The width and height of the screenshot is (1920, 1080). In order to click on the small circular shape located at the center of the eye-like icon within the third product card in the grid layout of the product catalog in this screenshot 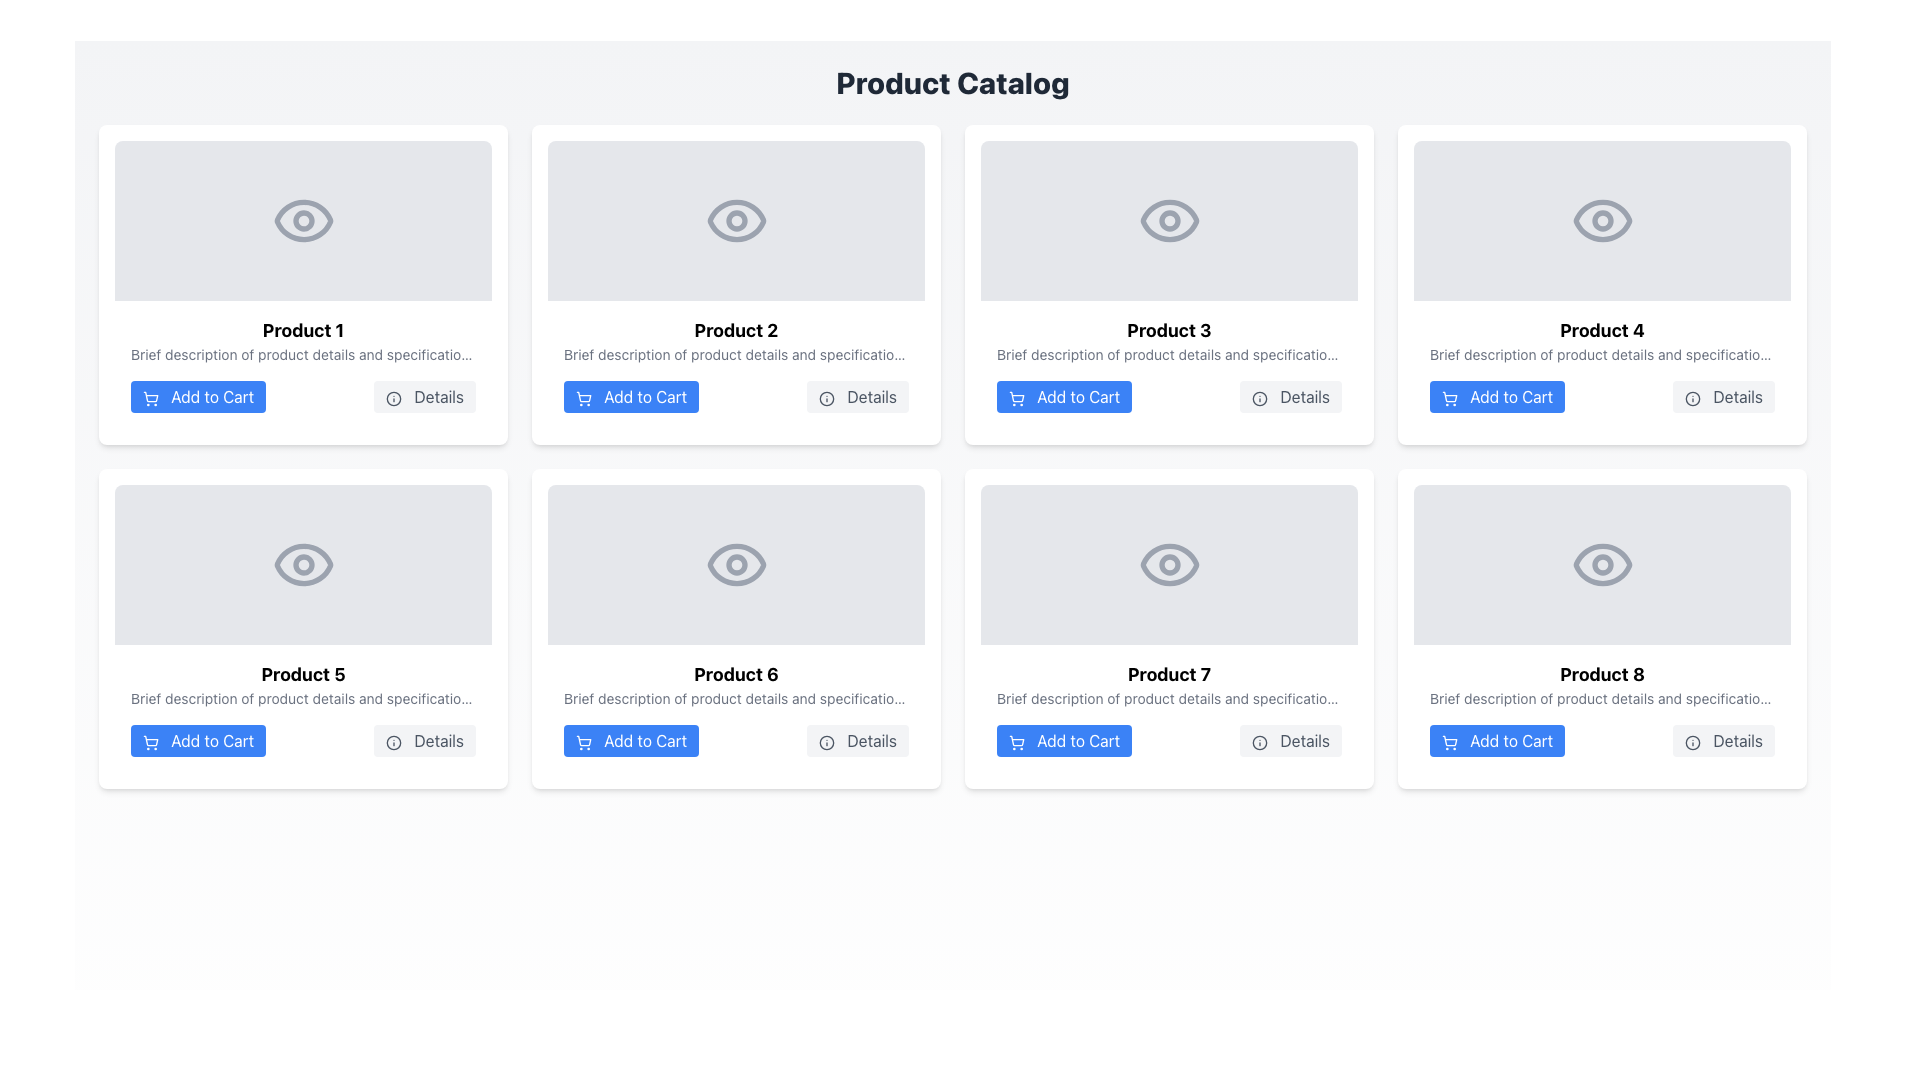, I will do `click(1169, 220)`.